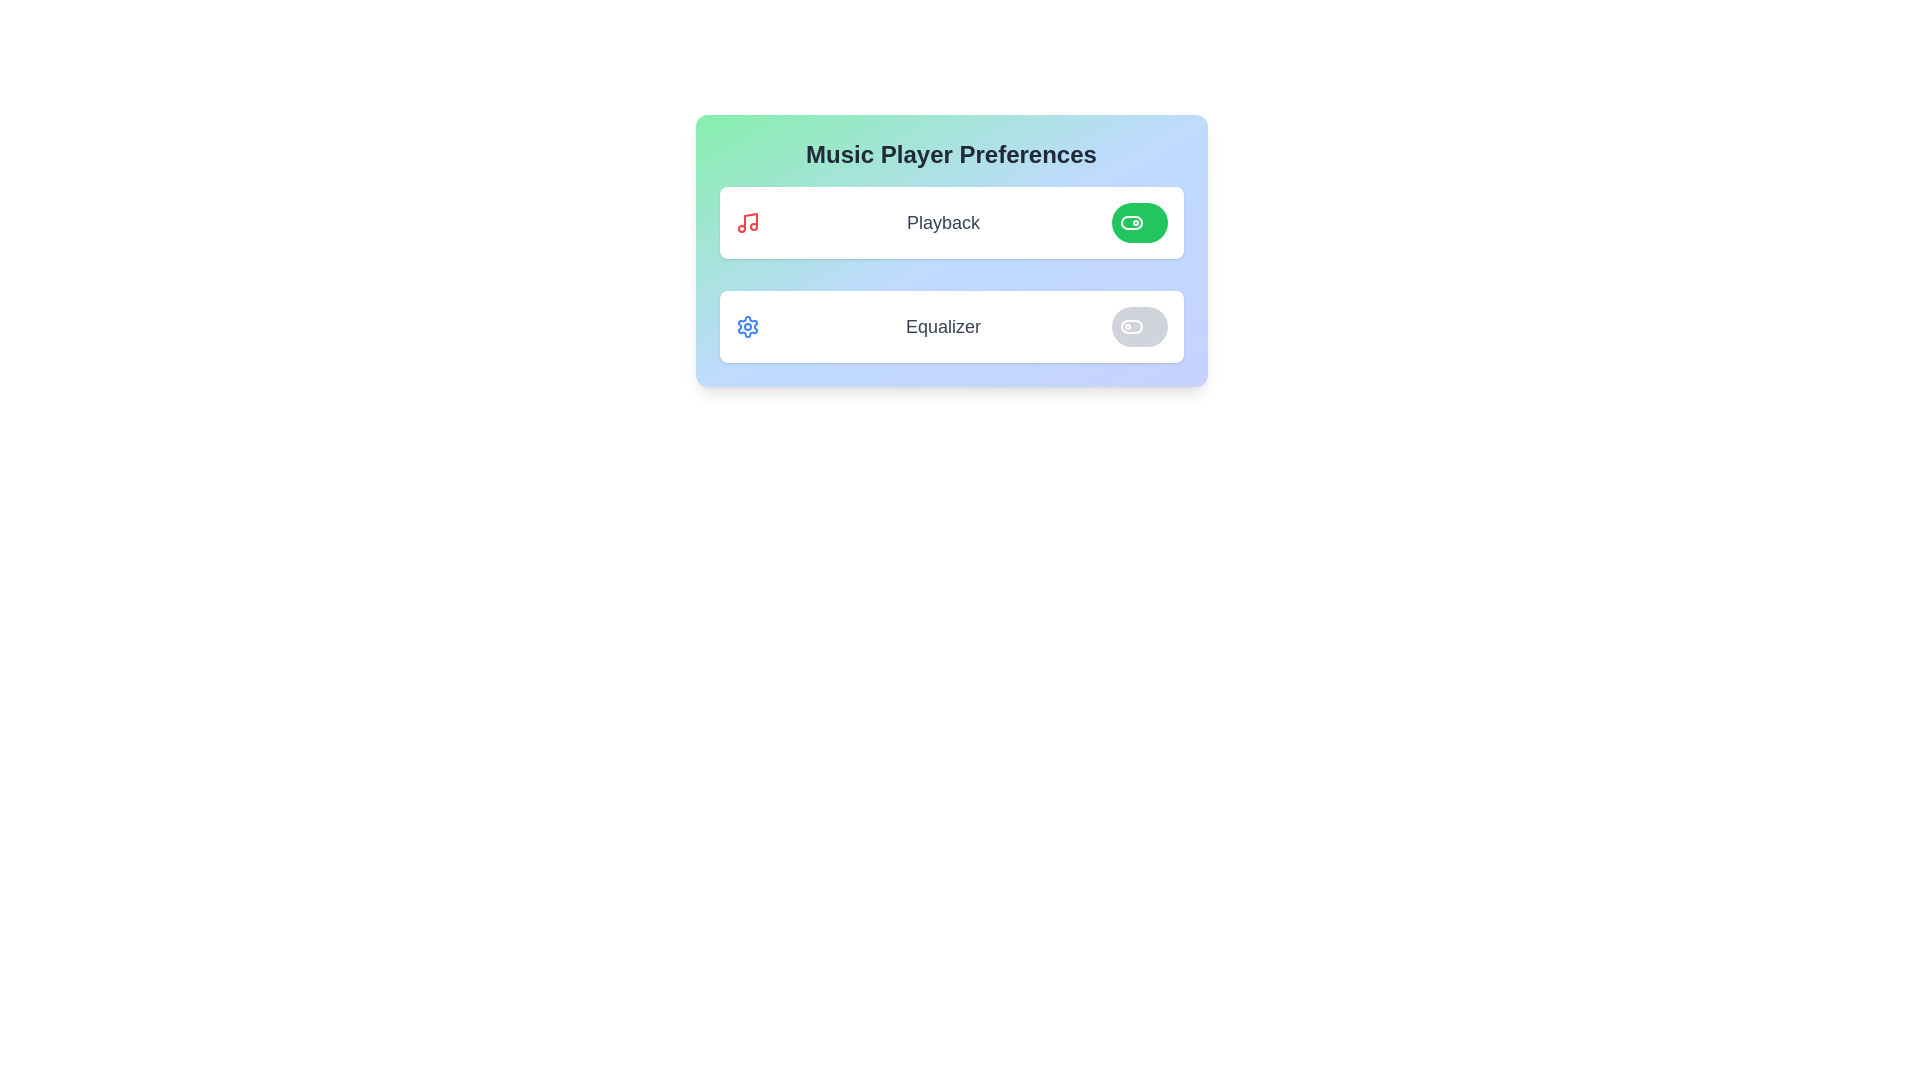  Describe the element at coordinates (942, 223) in the screenshot. I see `text label that identifies the toggle button, located to the left of the green toggle button and to the right of the red music icon` at that location.